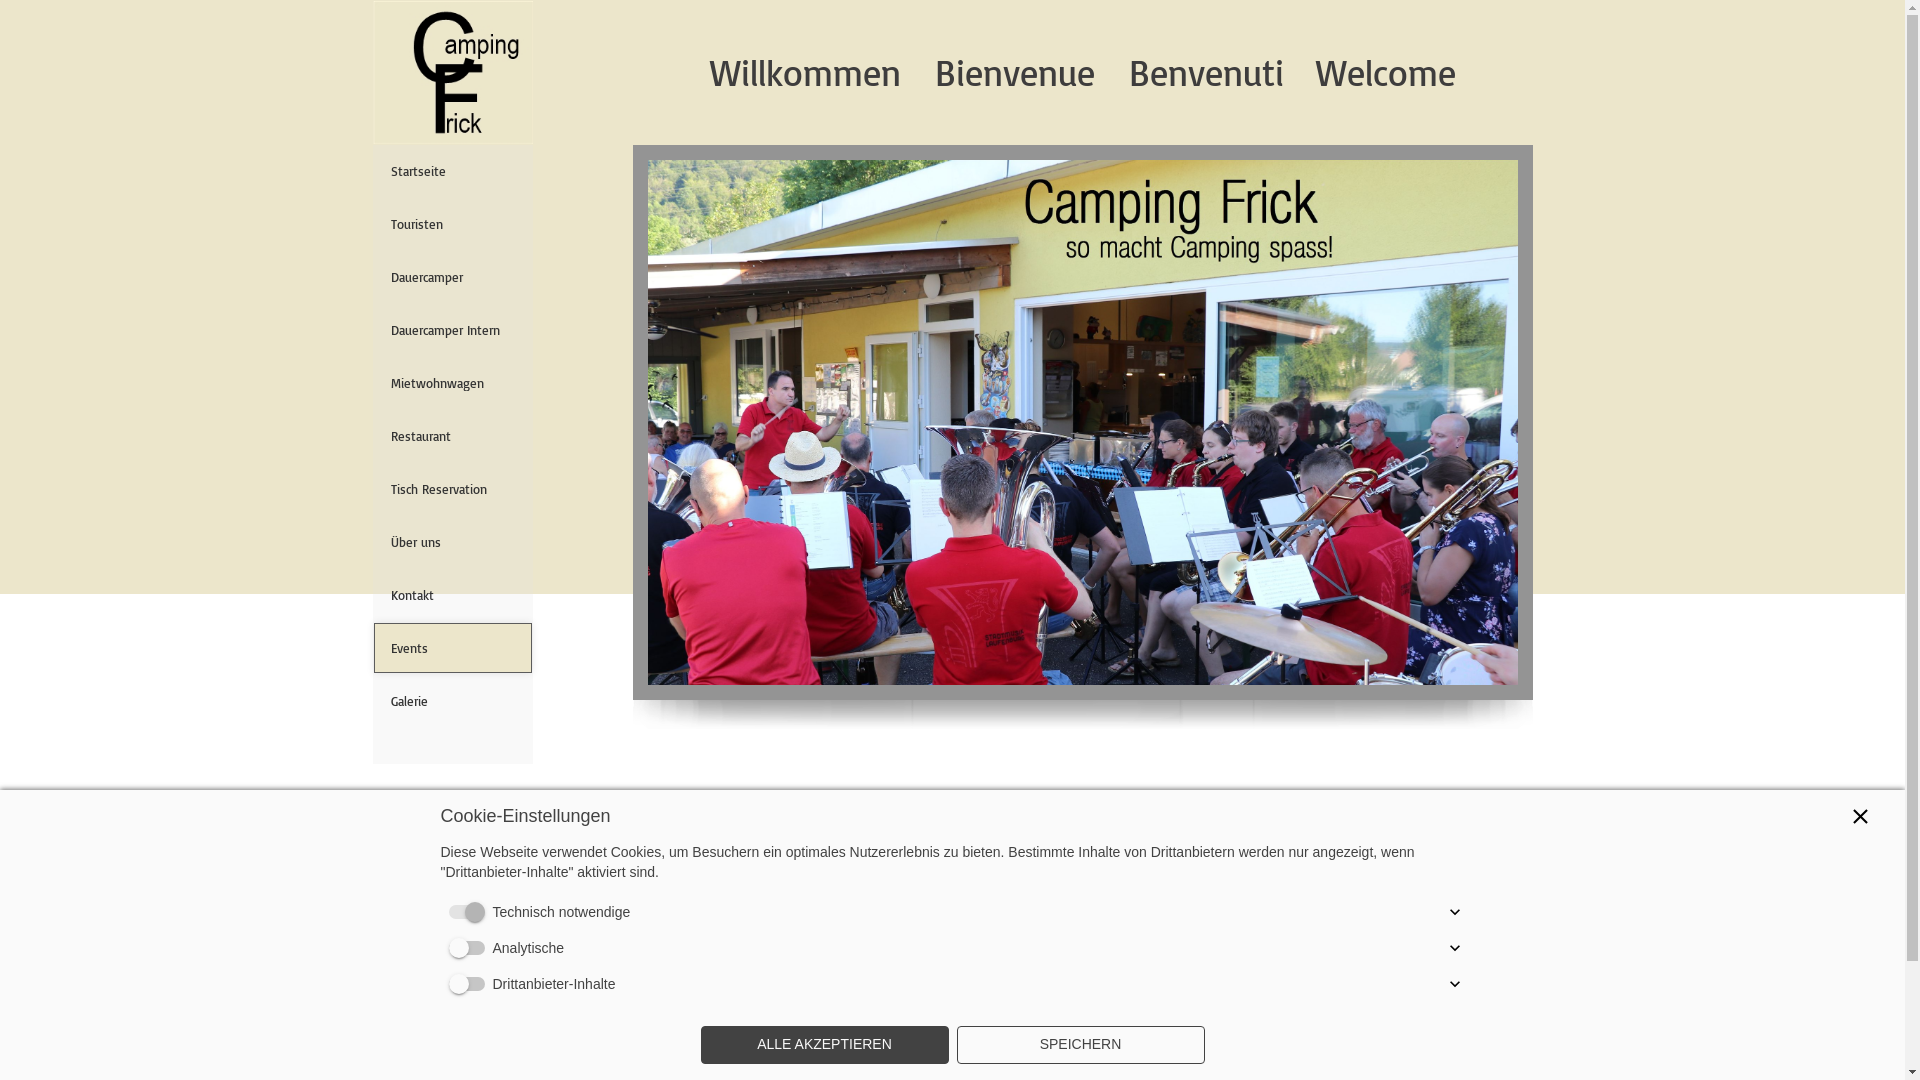 The height and width of the screenshot is (1080, 1920). What do you see at coordinates (450, 169) in the screenshot?
I see `'Startseite'` at bounding box center [450, 169].